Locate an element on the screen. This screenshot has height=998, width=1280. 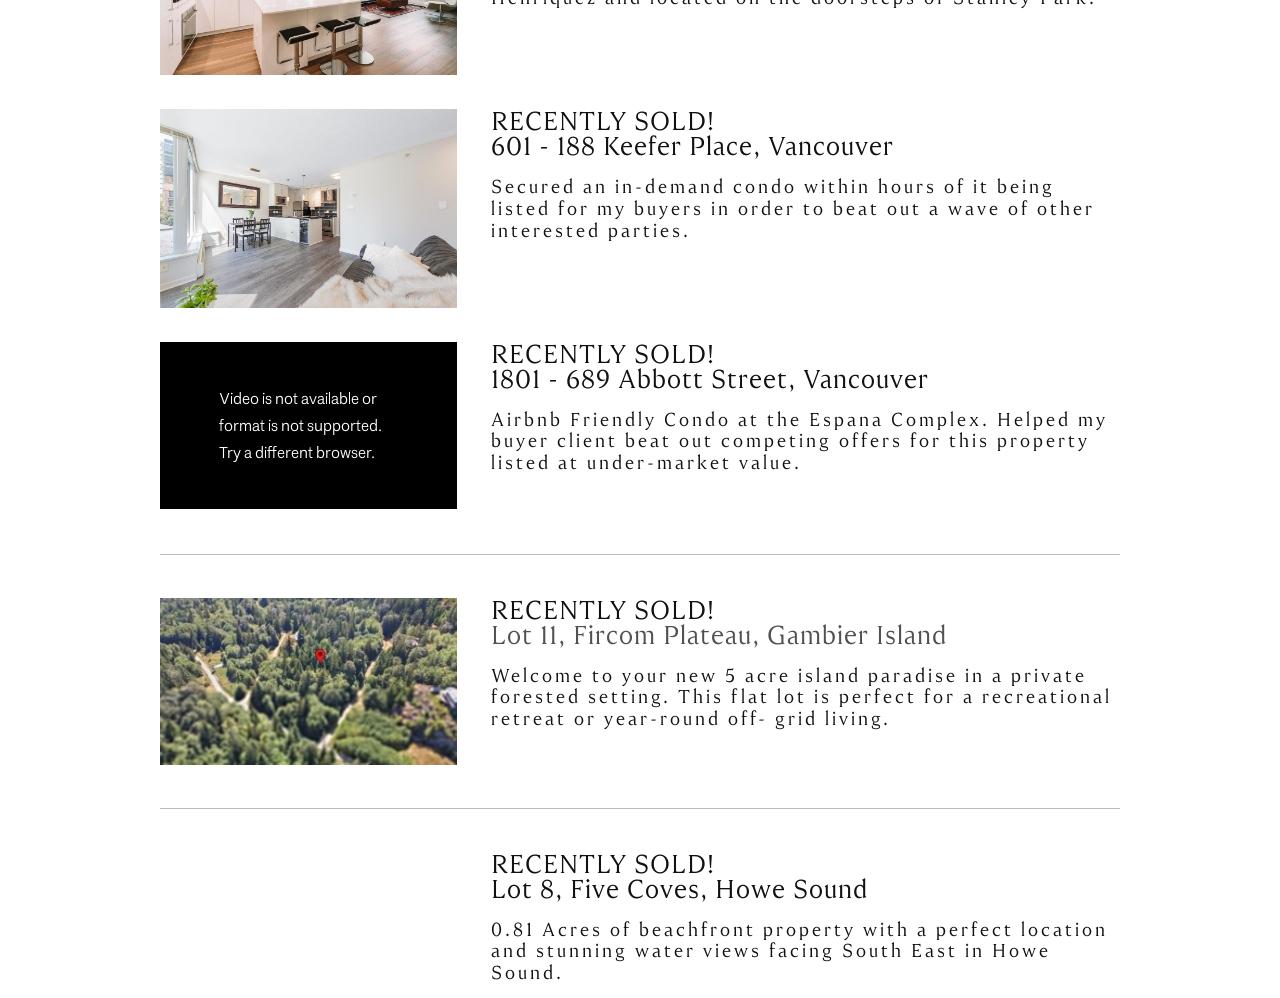
'Lot 11, Fircom Plateau, Gambier Island' is located at coordinates (718, 634).